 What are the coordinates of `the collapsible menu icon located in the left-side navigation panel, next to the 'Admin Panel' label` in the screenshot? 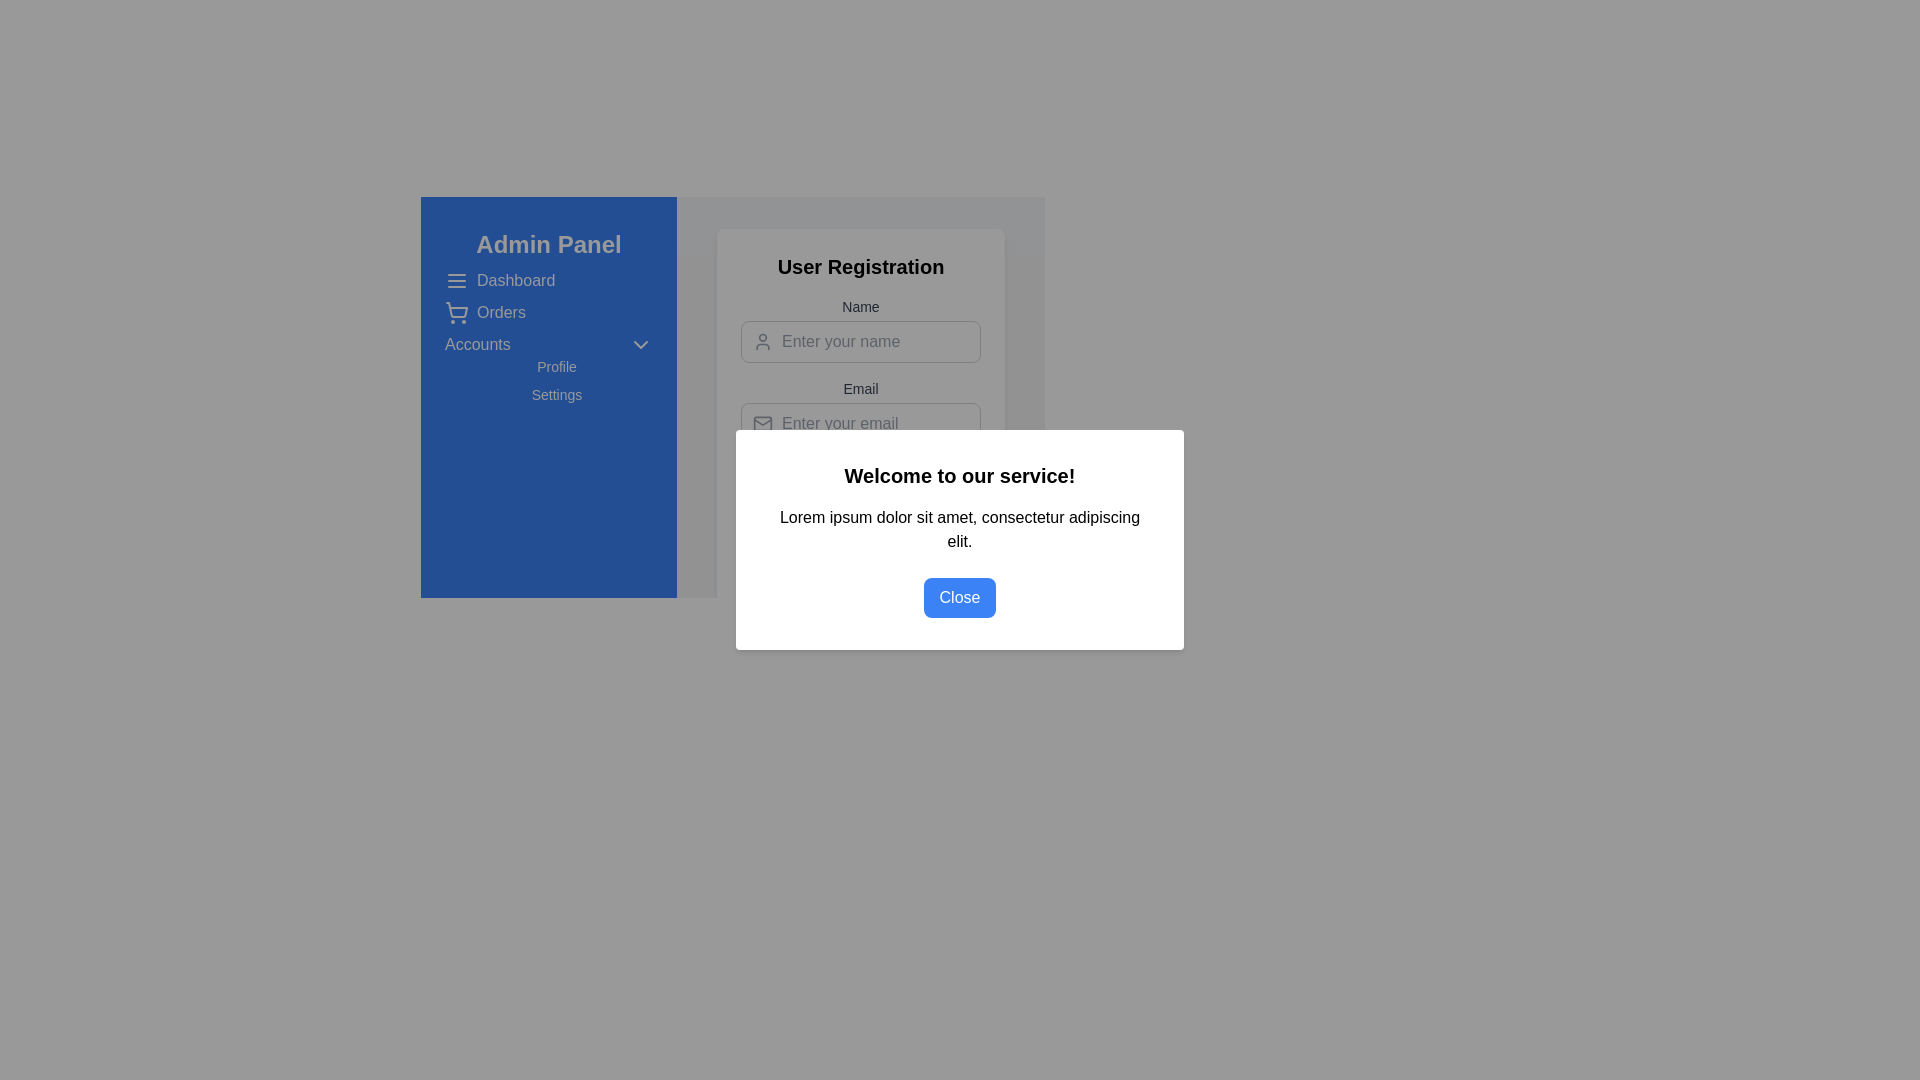 It's located at (455, 281).